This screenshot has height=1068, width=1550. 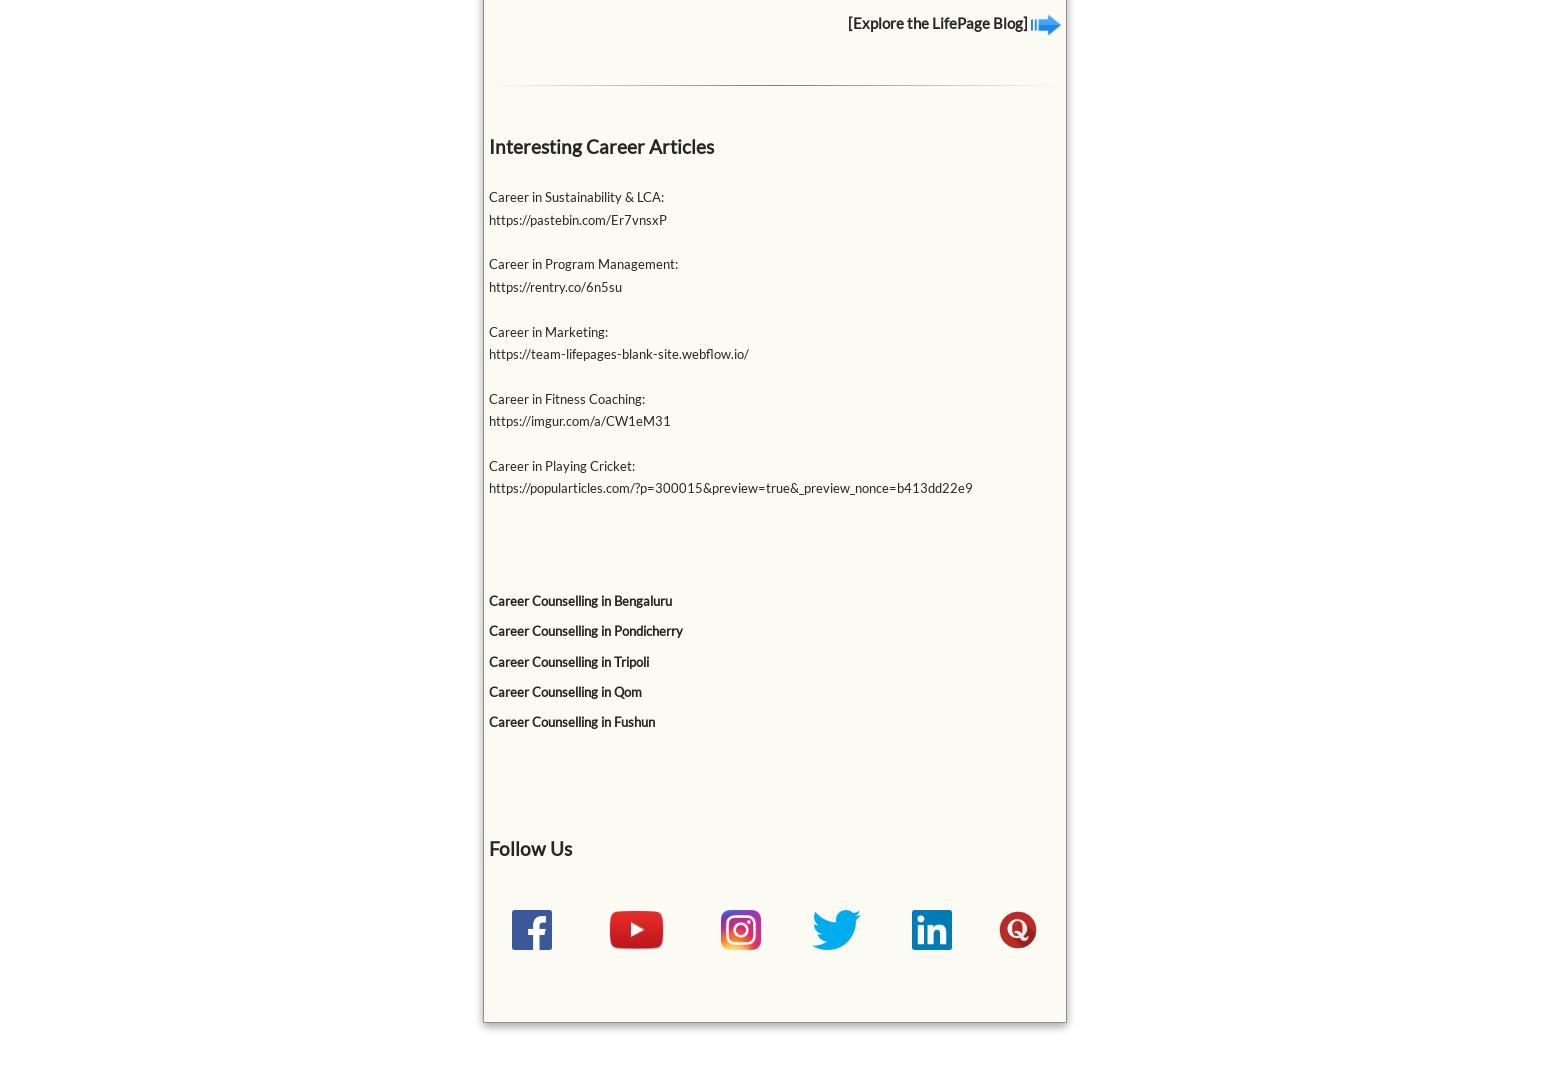 What do you see at coordinates (486, 197) in the screenshot?
I see `'Career in Sustainability & LCA:'` at bounding box center [486, 197].